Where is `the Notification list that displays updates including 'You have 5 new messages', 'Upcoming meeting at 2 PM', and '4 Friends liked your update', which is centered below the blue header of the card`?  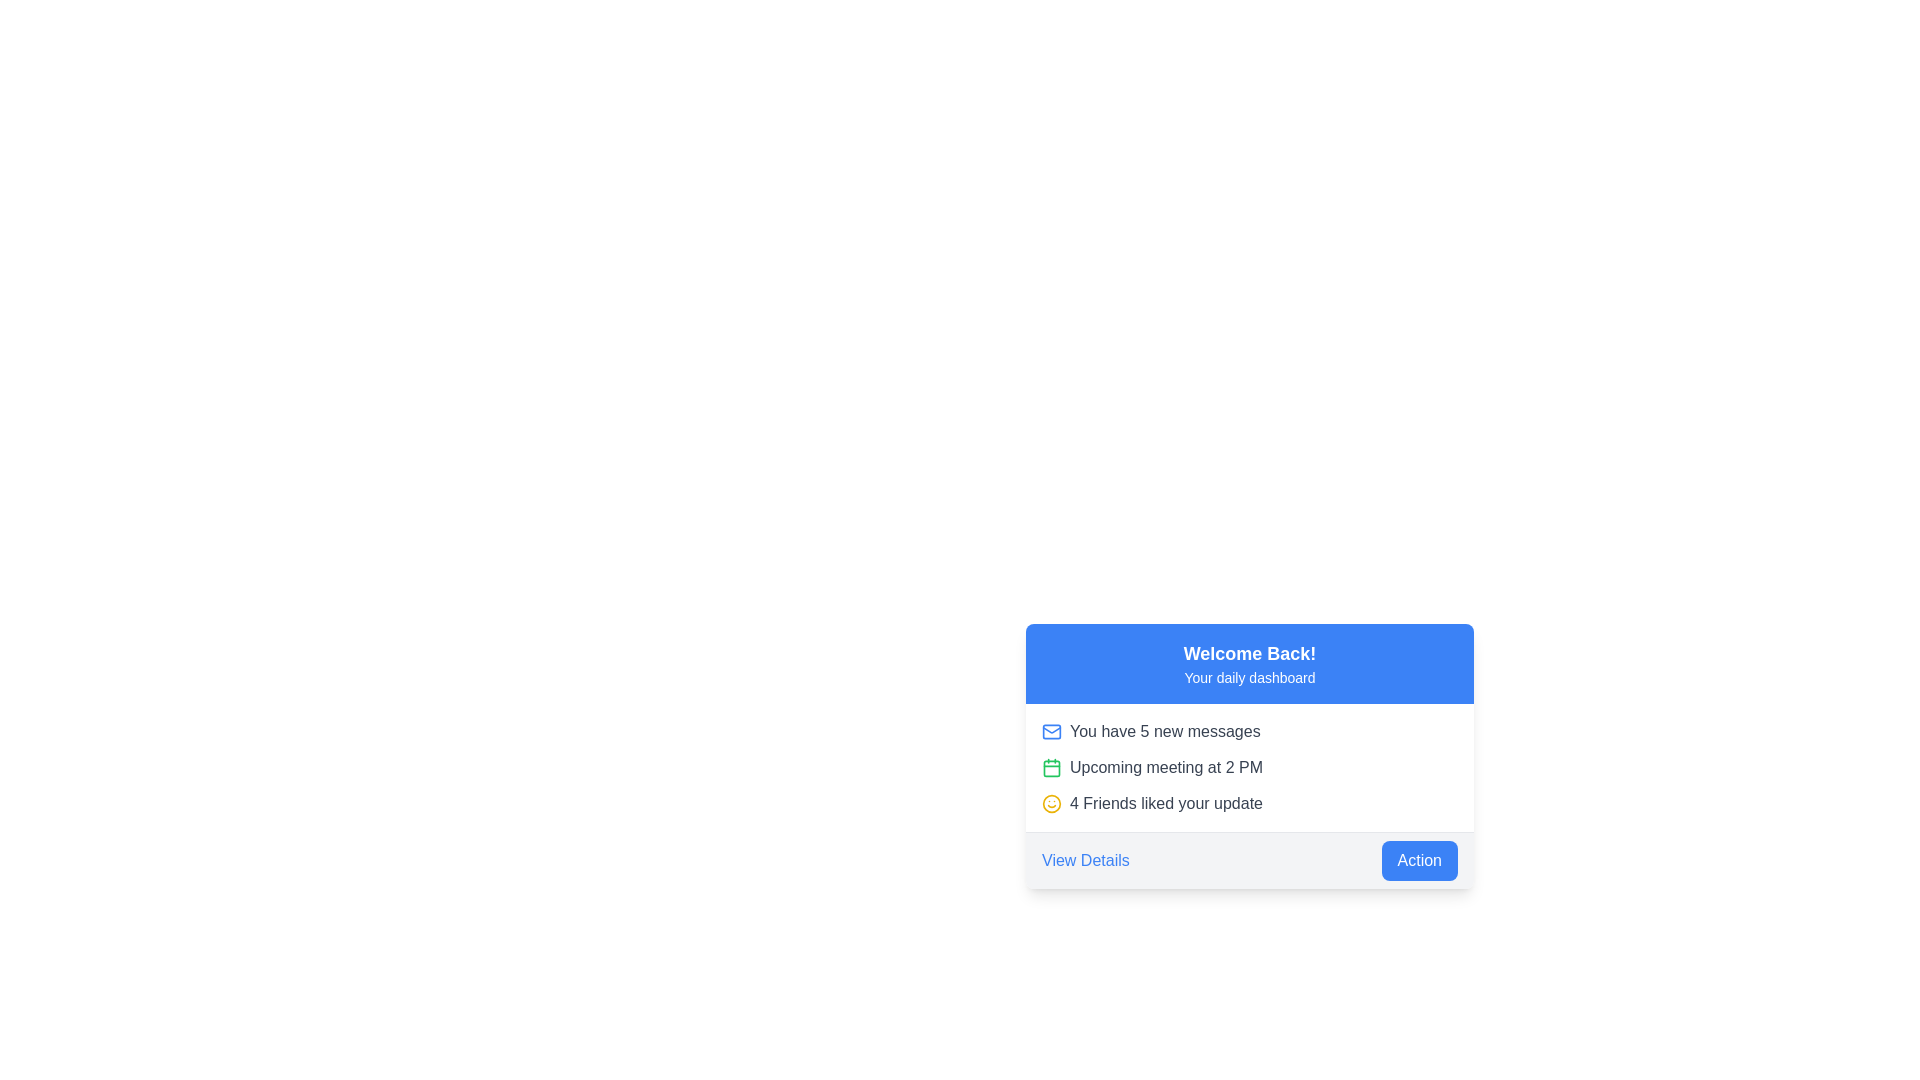
the Notification list that displays updates including 'You have 5 new messages', 'Upcoming meeting at 2 PM', and '4 Friends liked your update', which is centered below the blue header of the card is located at coordinates (1248, 766).